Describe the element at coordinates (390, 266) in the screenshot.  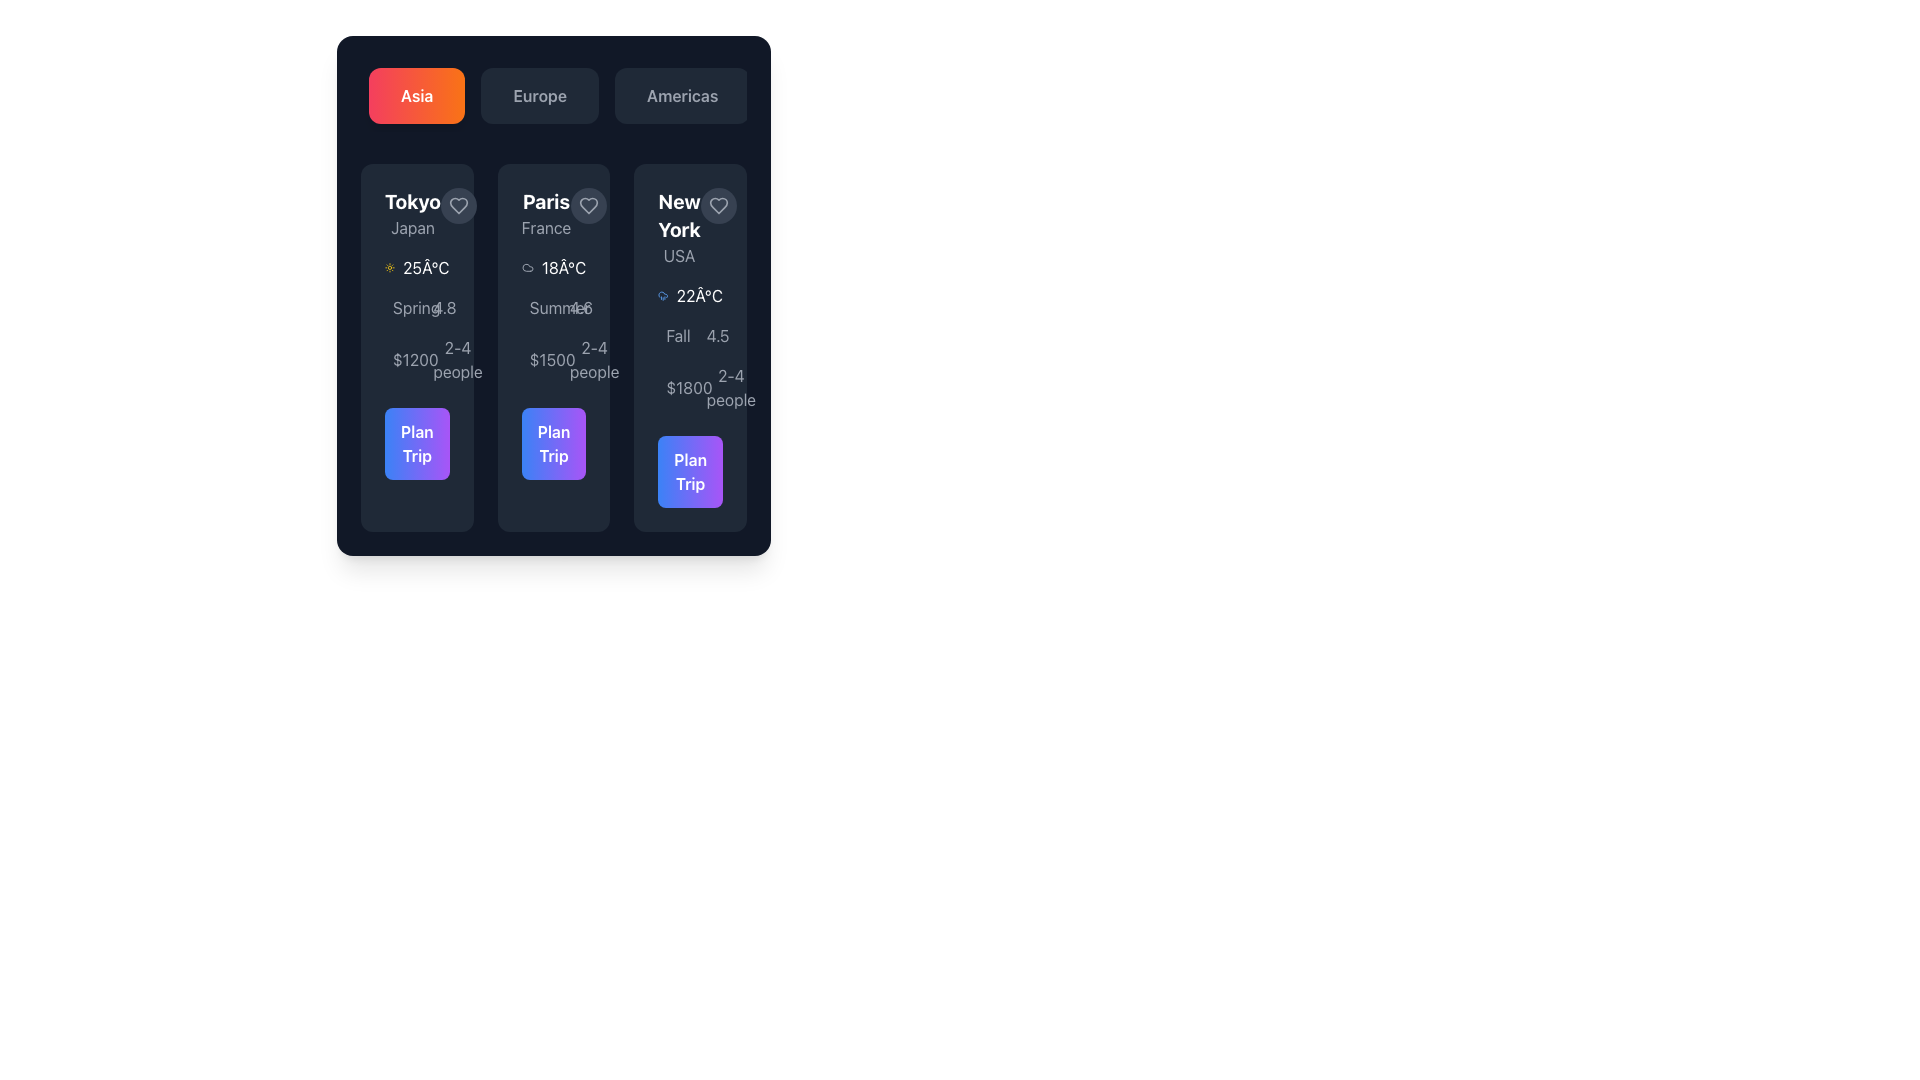
I see `the circular sun icon, which is yellow and located in the first column of the card layout titled 'Tokyo', positioned just to the left of the temperature information '25Â°C'` at that location.